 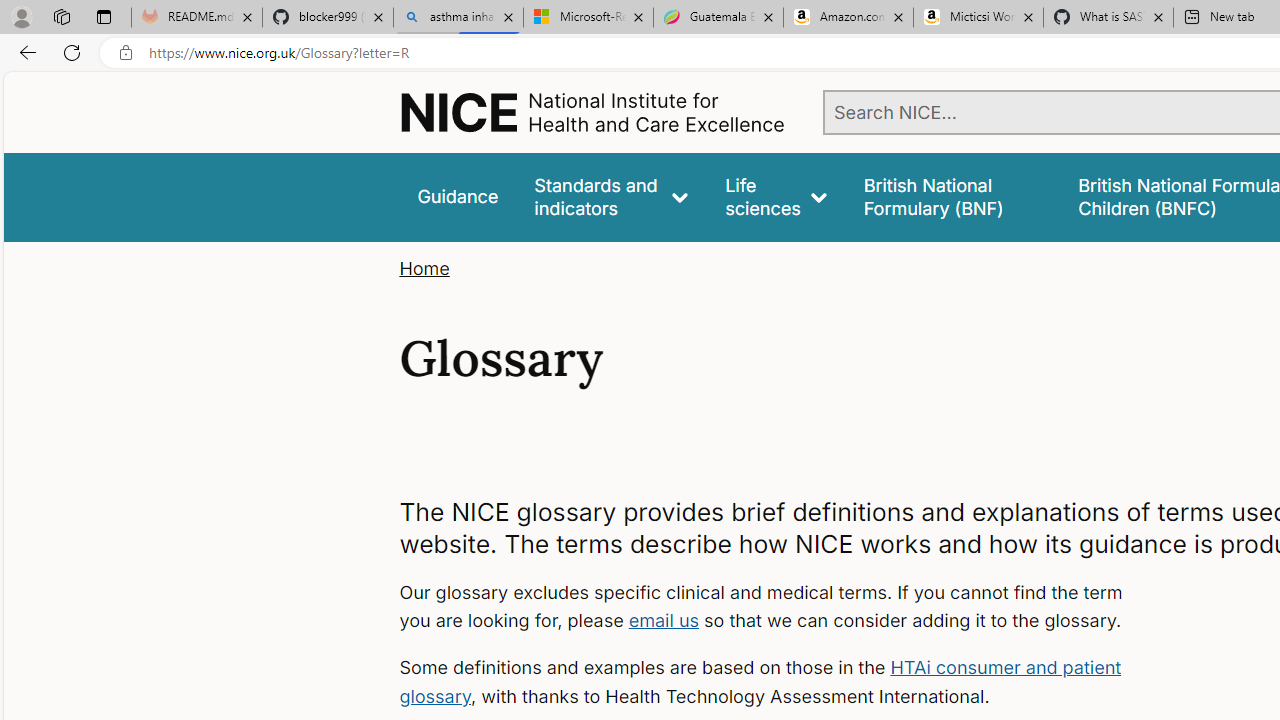 What do you see at coordinates (457, 197) in the screenshot?
I see `'Guidance'` at bounding box center [457, 197].